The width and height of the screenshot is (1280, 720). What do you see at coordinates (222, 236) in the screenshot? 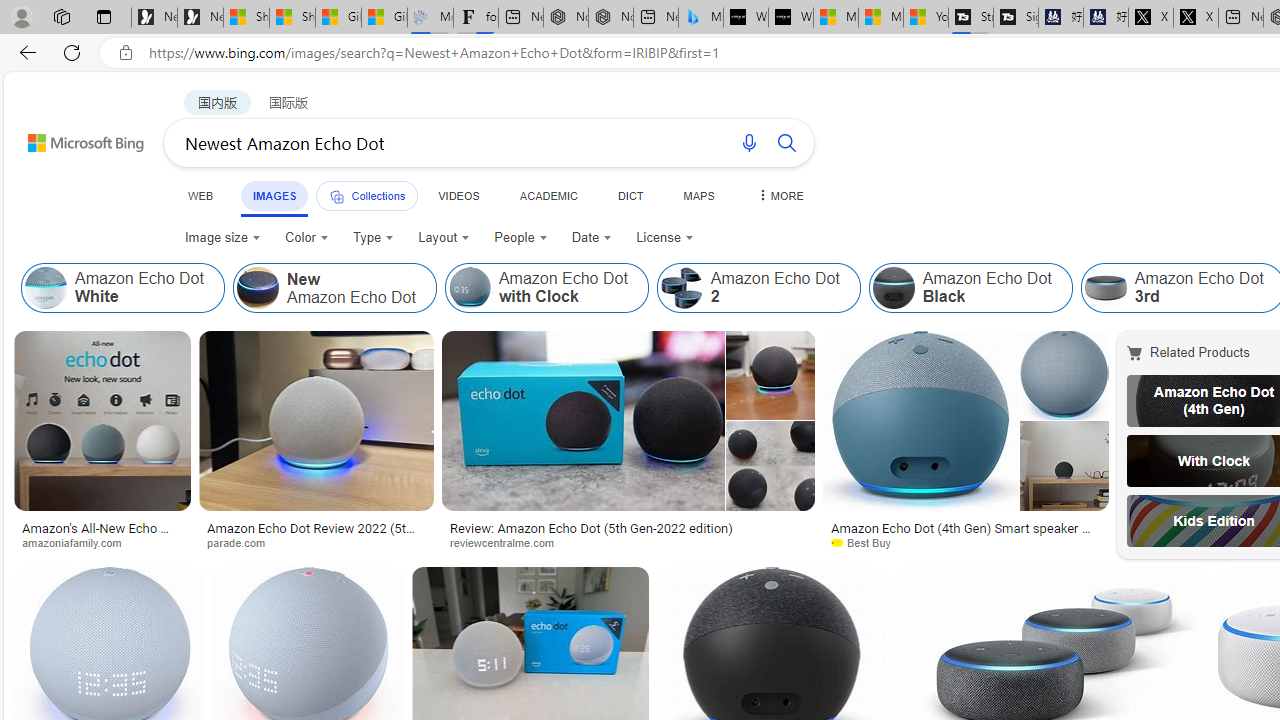
I see `'Image size'` at bounding box center [222, 236].